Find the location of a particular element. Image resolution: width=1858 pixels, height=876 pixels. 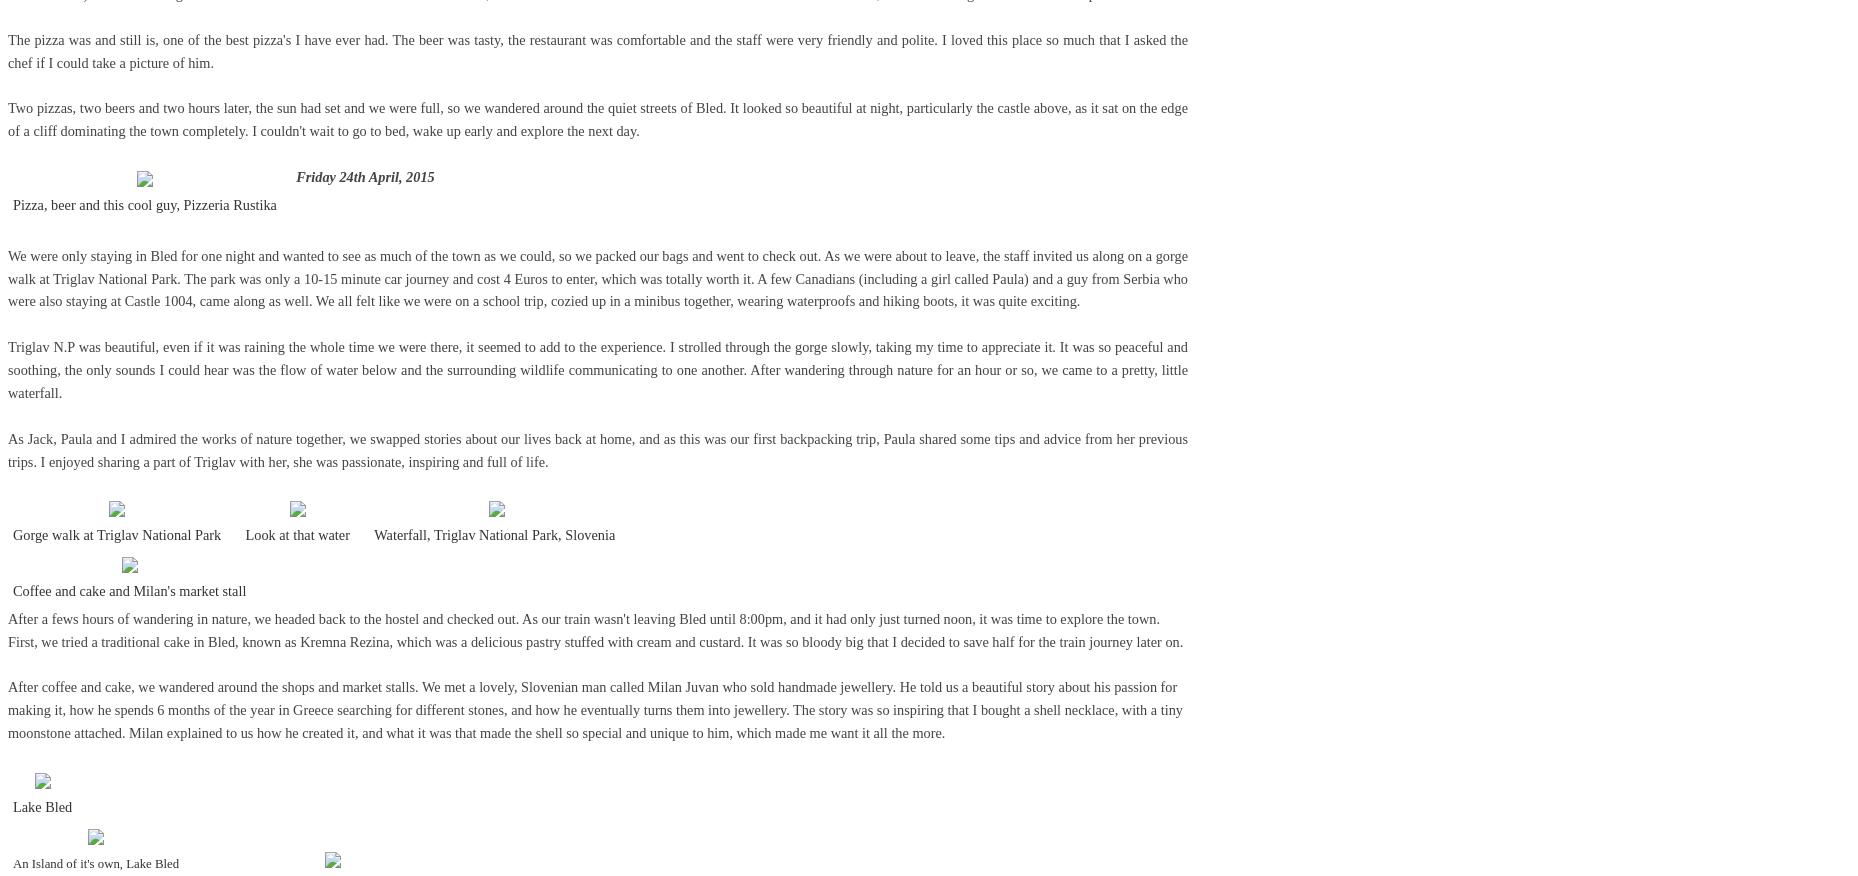

'Lake Bled' is located at coordinates (12, 805).